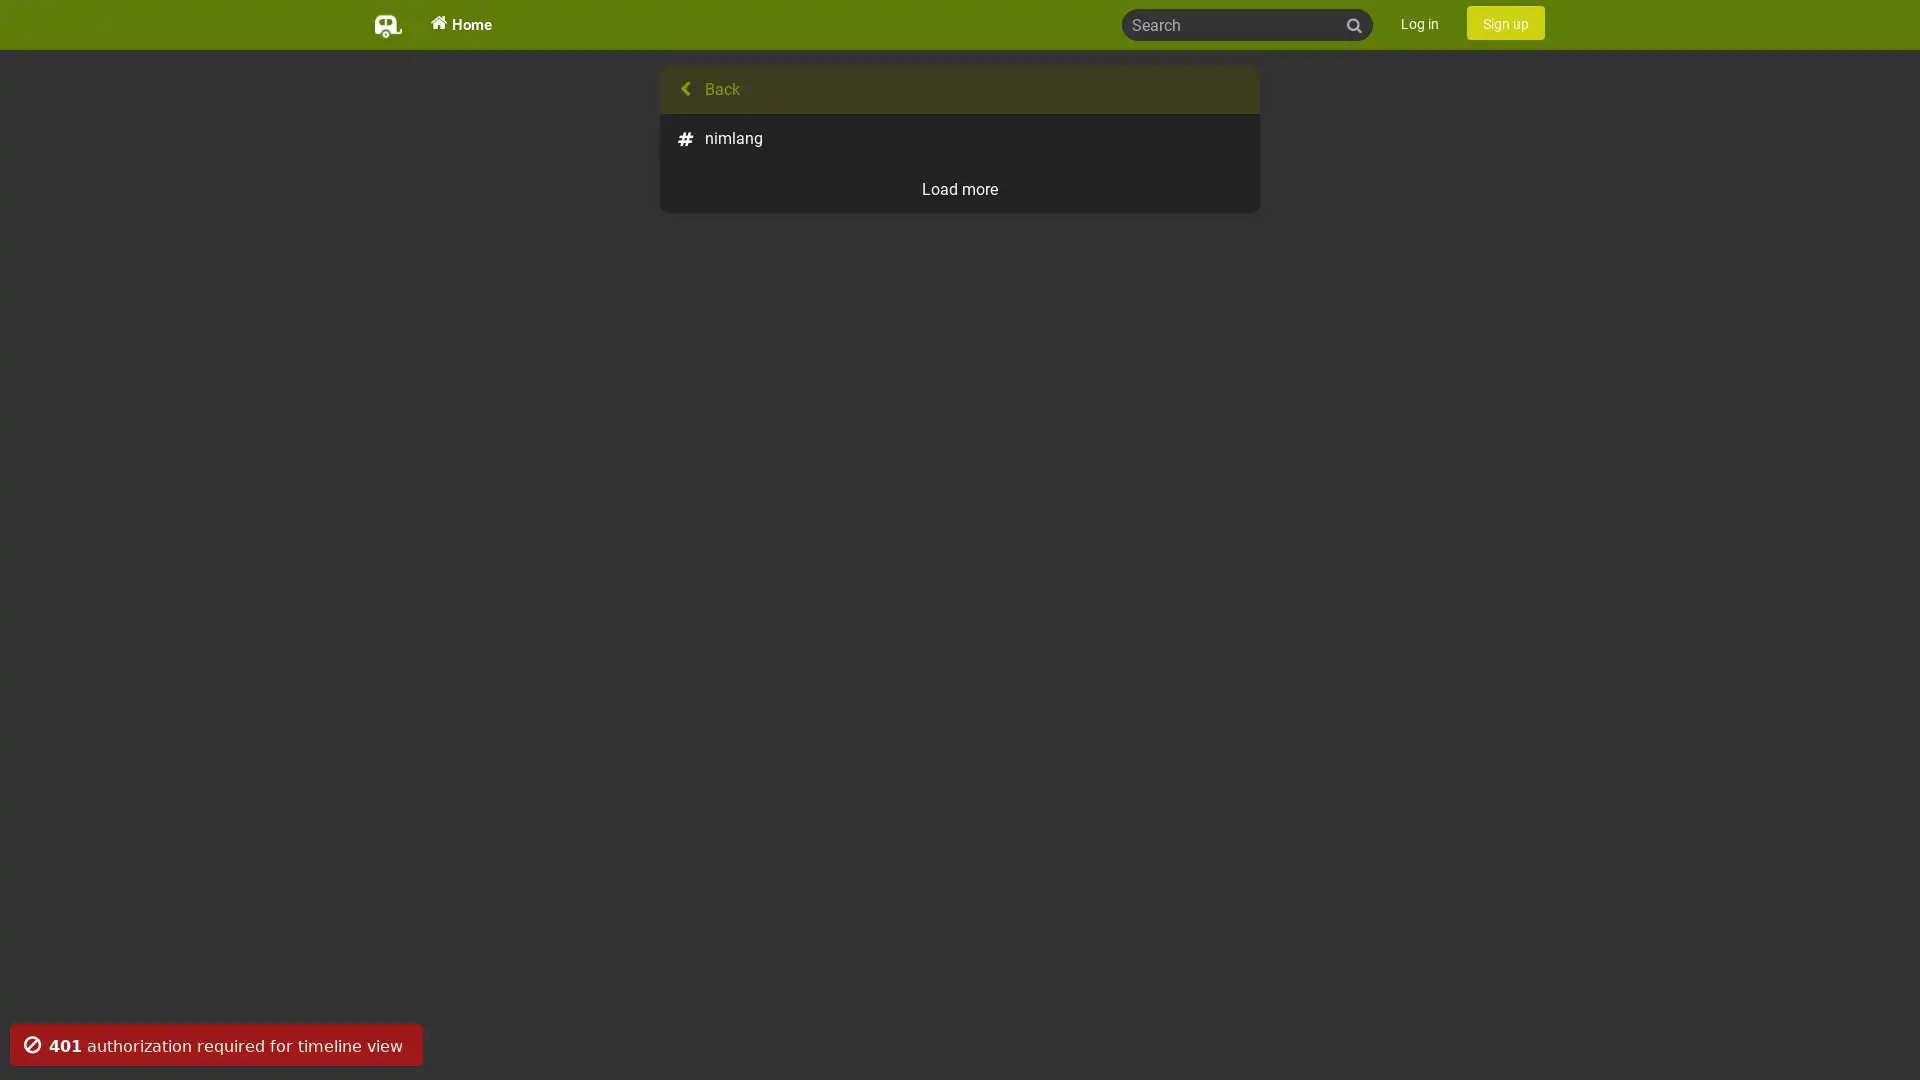  Describe the element at coordinates (960, 88) in the screenshot. I see `Back` at that location.